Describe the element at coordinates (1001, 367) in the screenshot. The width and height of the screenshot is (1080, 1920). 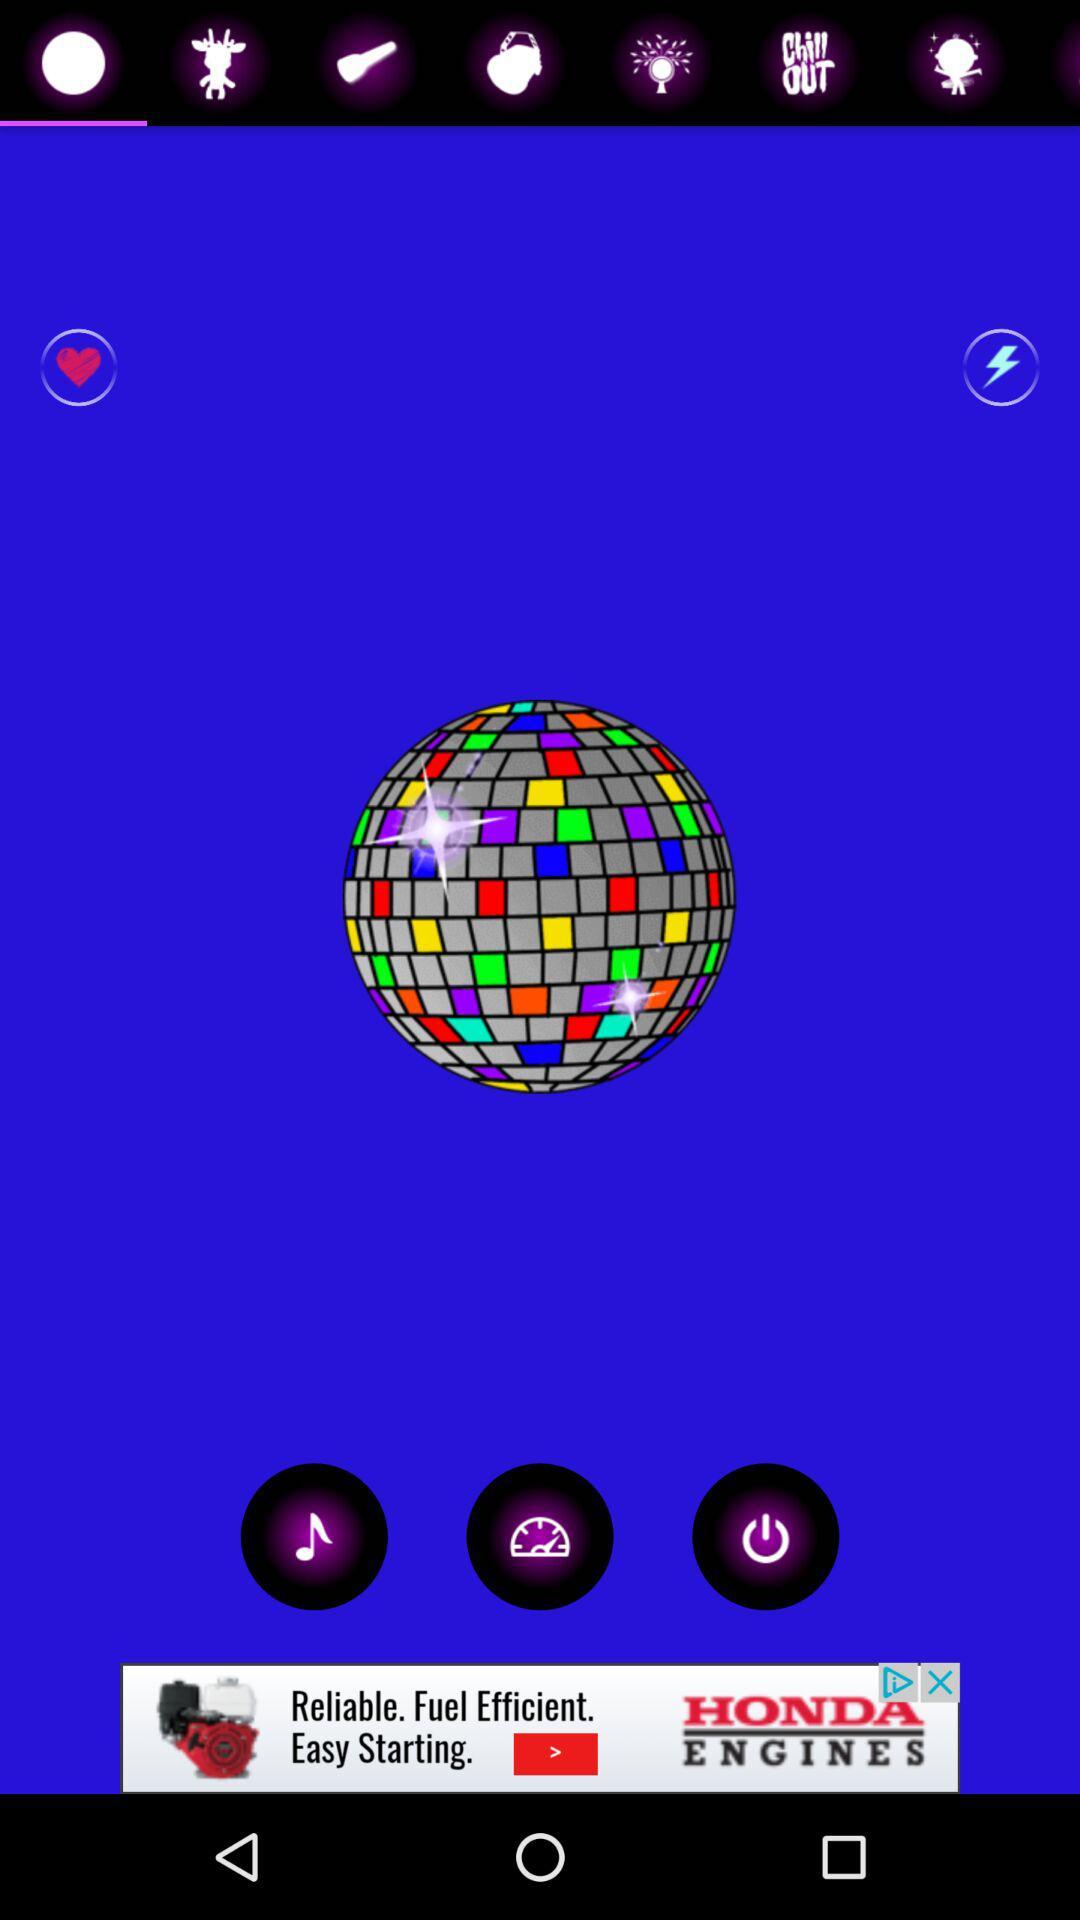
I see `the flash icon` at that location.